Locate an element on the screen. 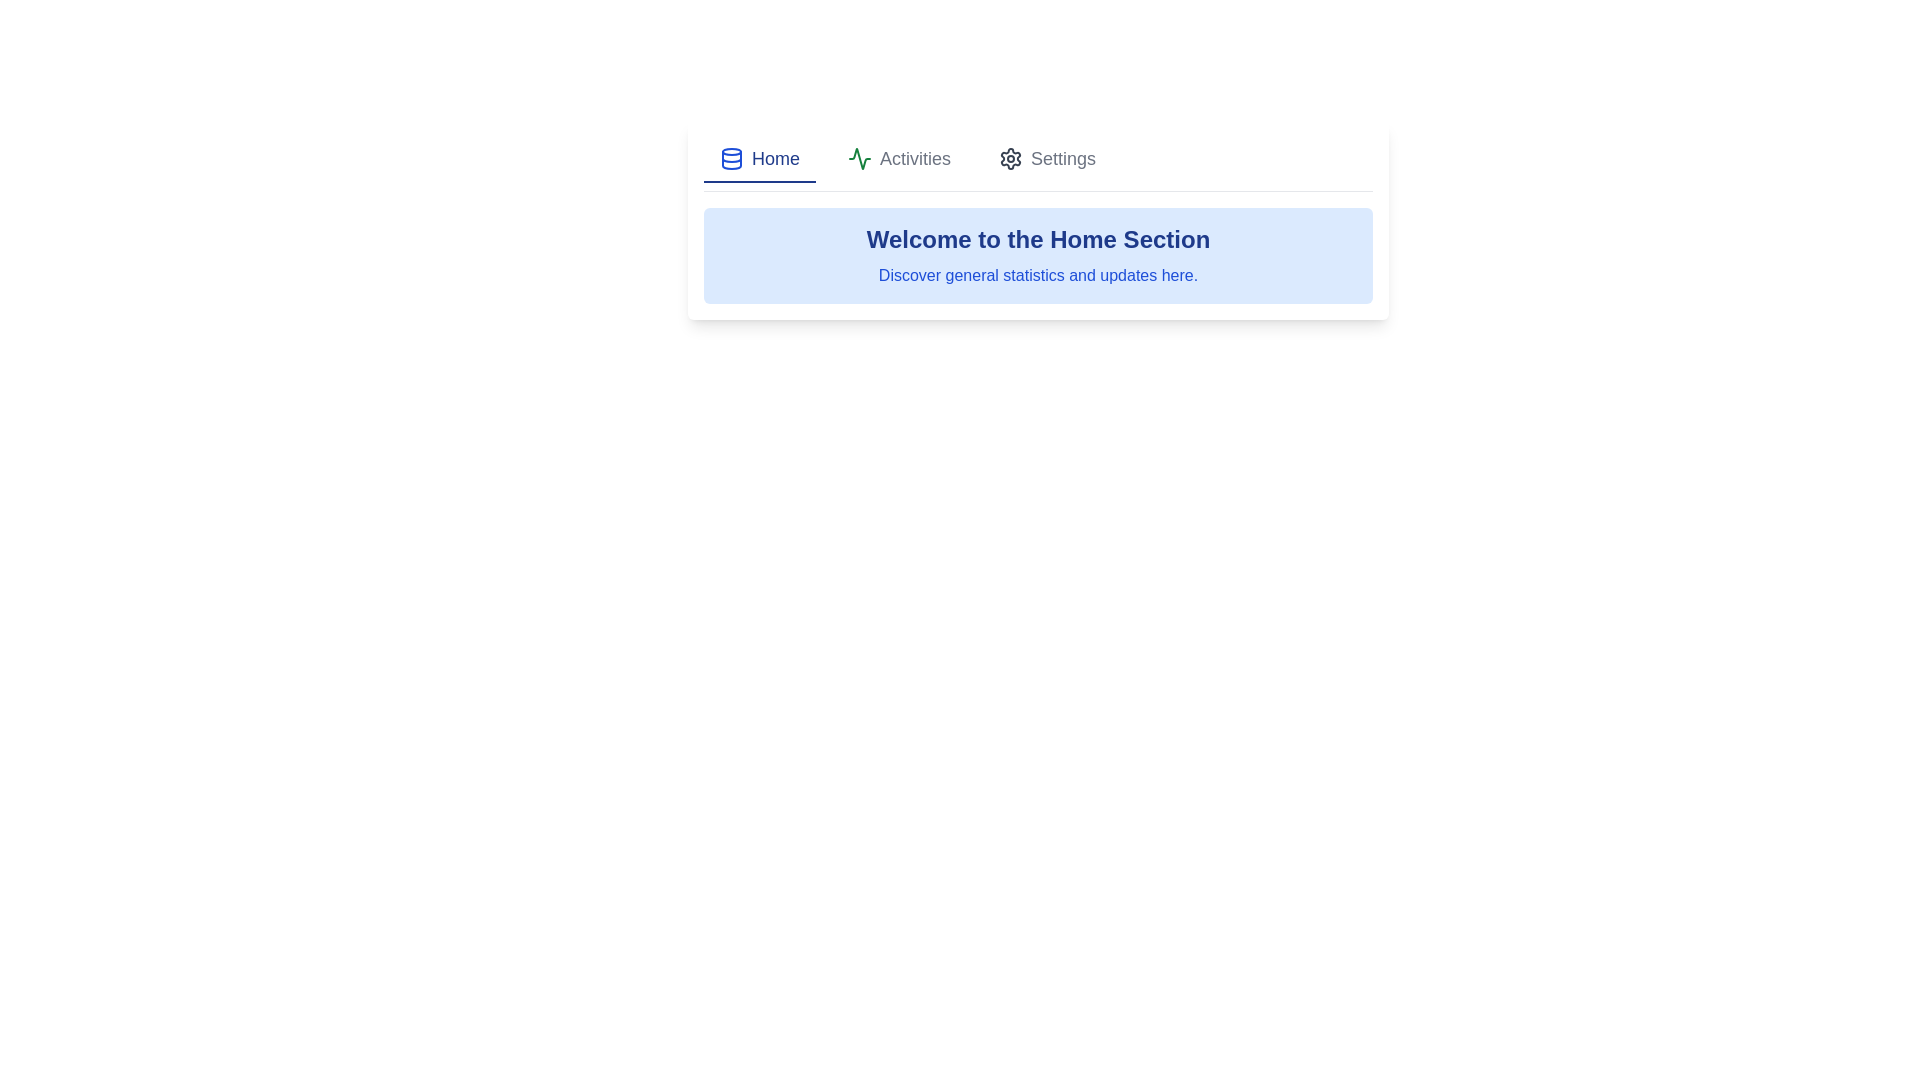 The height and width of the screenshot is (1080, 1920). the tab corresponding to Settings is located at coordinates (1045, 158).